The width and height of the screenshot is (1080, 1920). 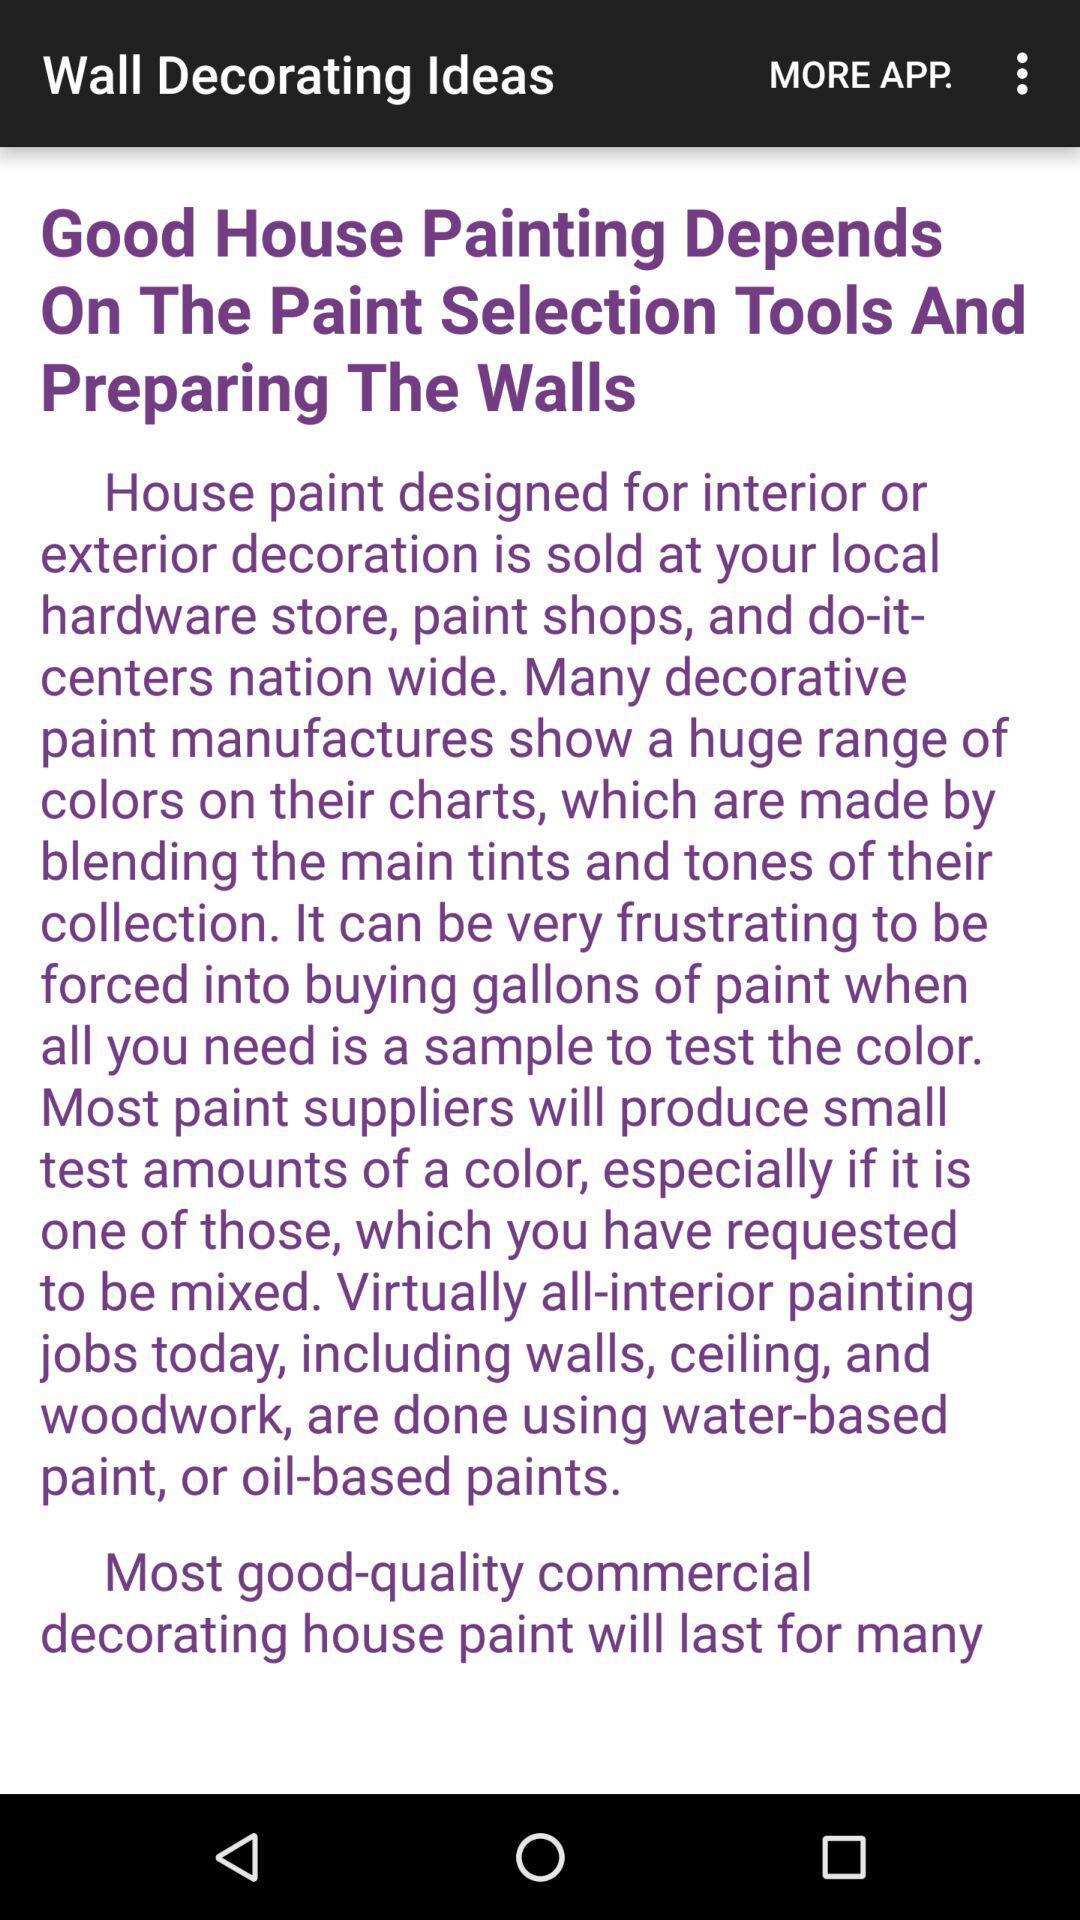 I want to click on the icon above the good house painting icon, so click(x=860, y=73).